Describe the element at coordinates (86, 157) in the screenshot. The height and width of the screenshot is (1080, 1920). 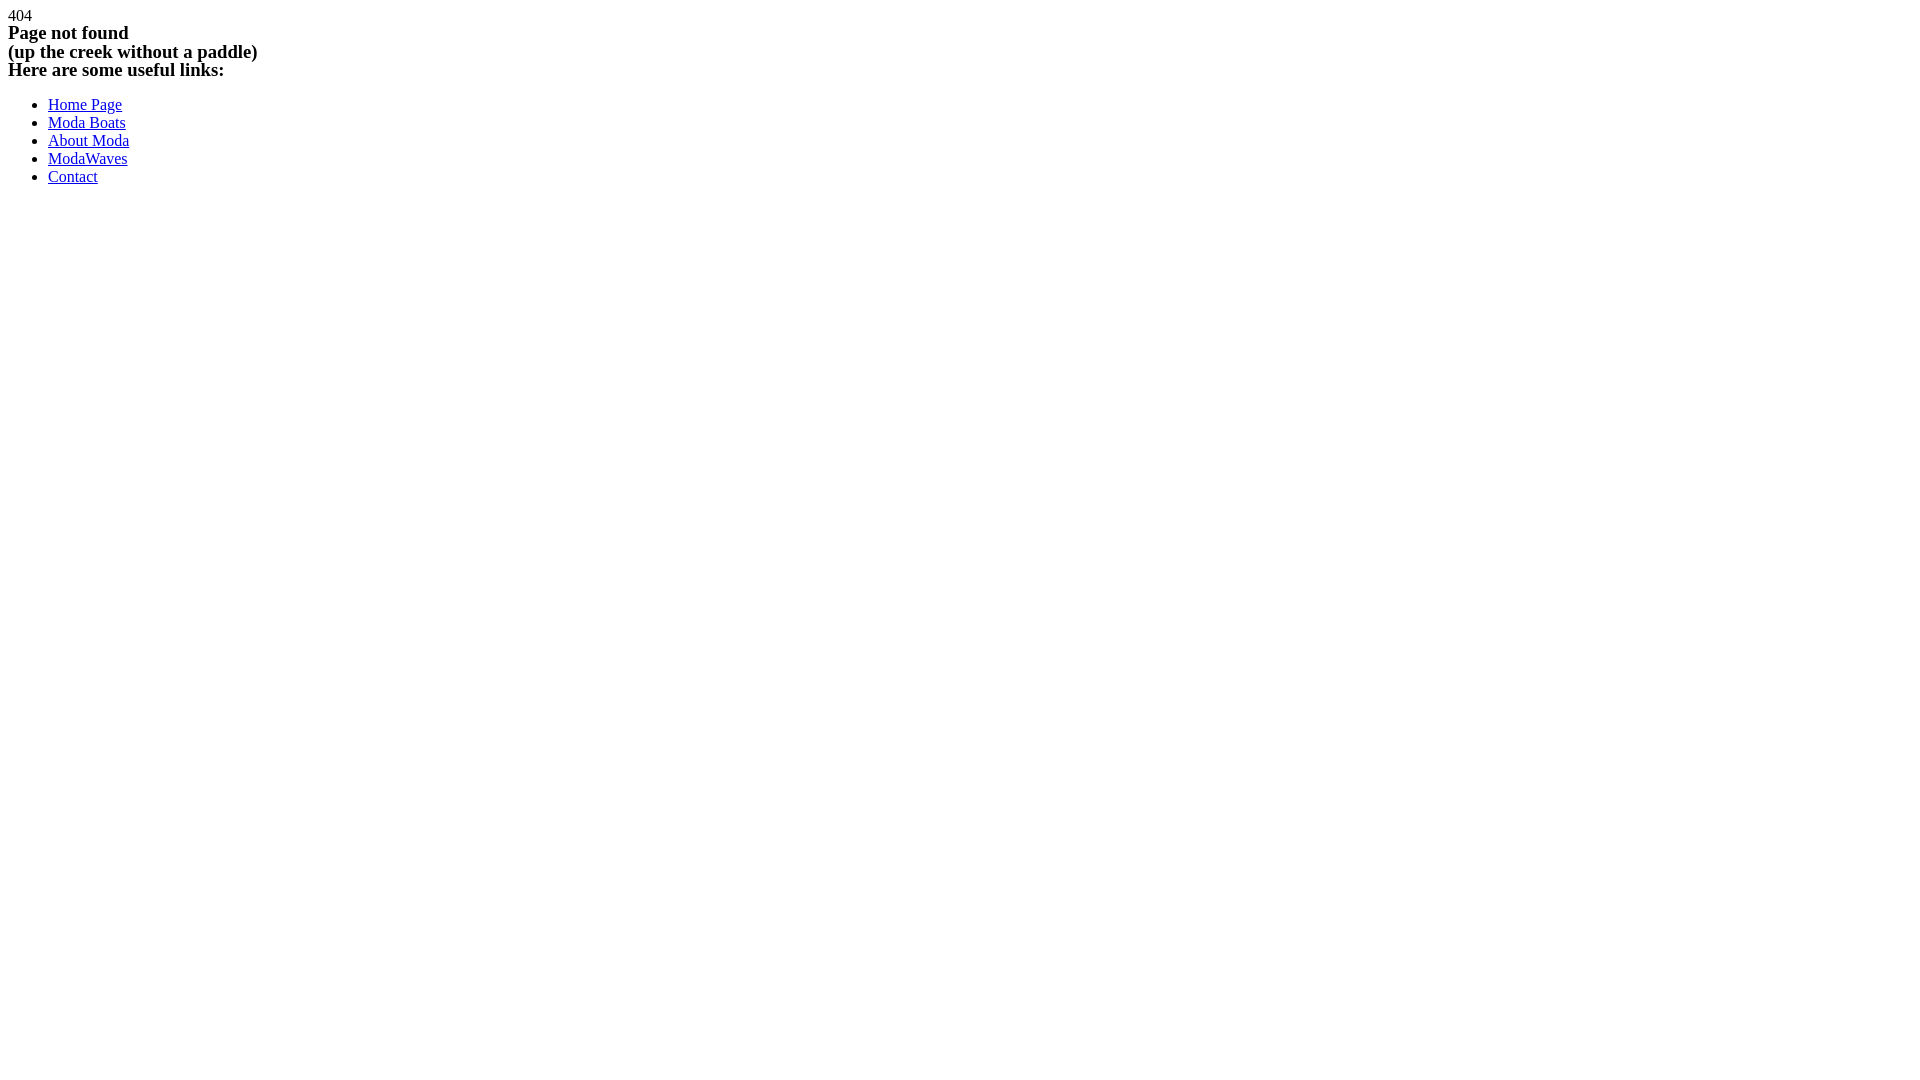
I see `'ModaWaves'` at that location.